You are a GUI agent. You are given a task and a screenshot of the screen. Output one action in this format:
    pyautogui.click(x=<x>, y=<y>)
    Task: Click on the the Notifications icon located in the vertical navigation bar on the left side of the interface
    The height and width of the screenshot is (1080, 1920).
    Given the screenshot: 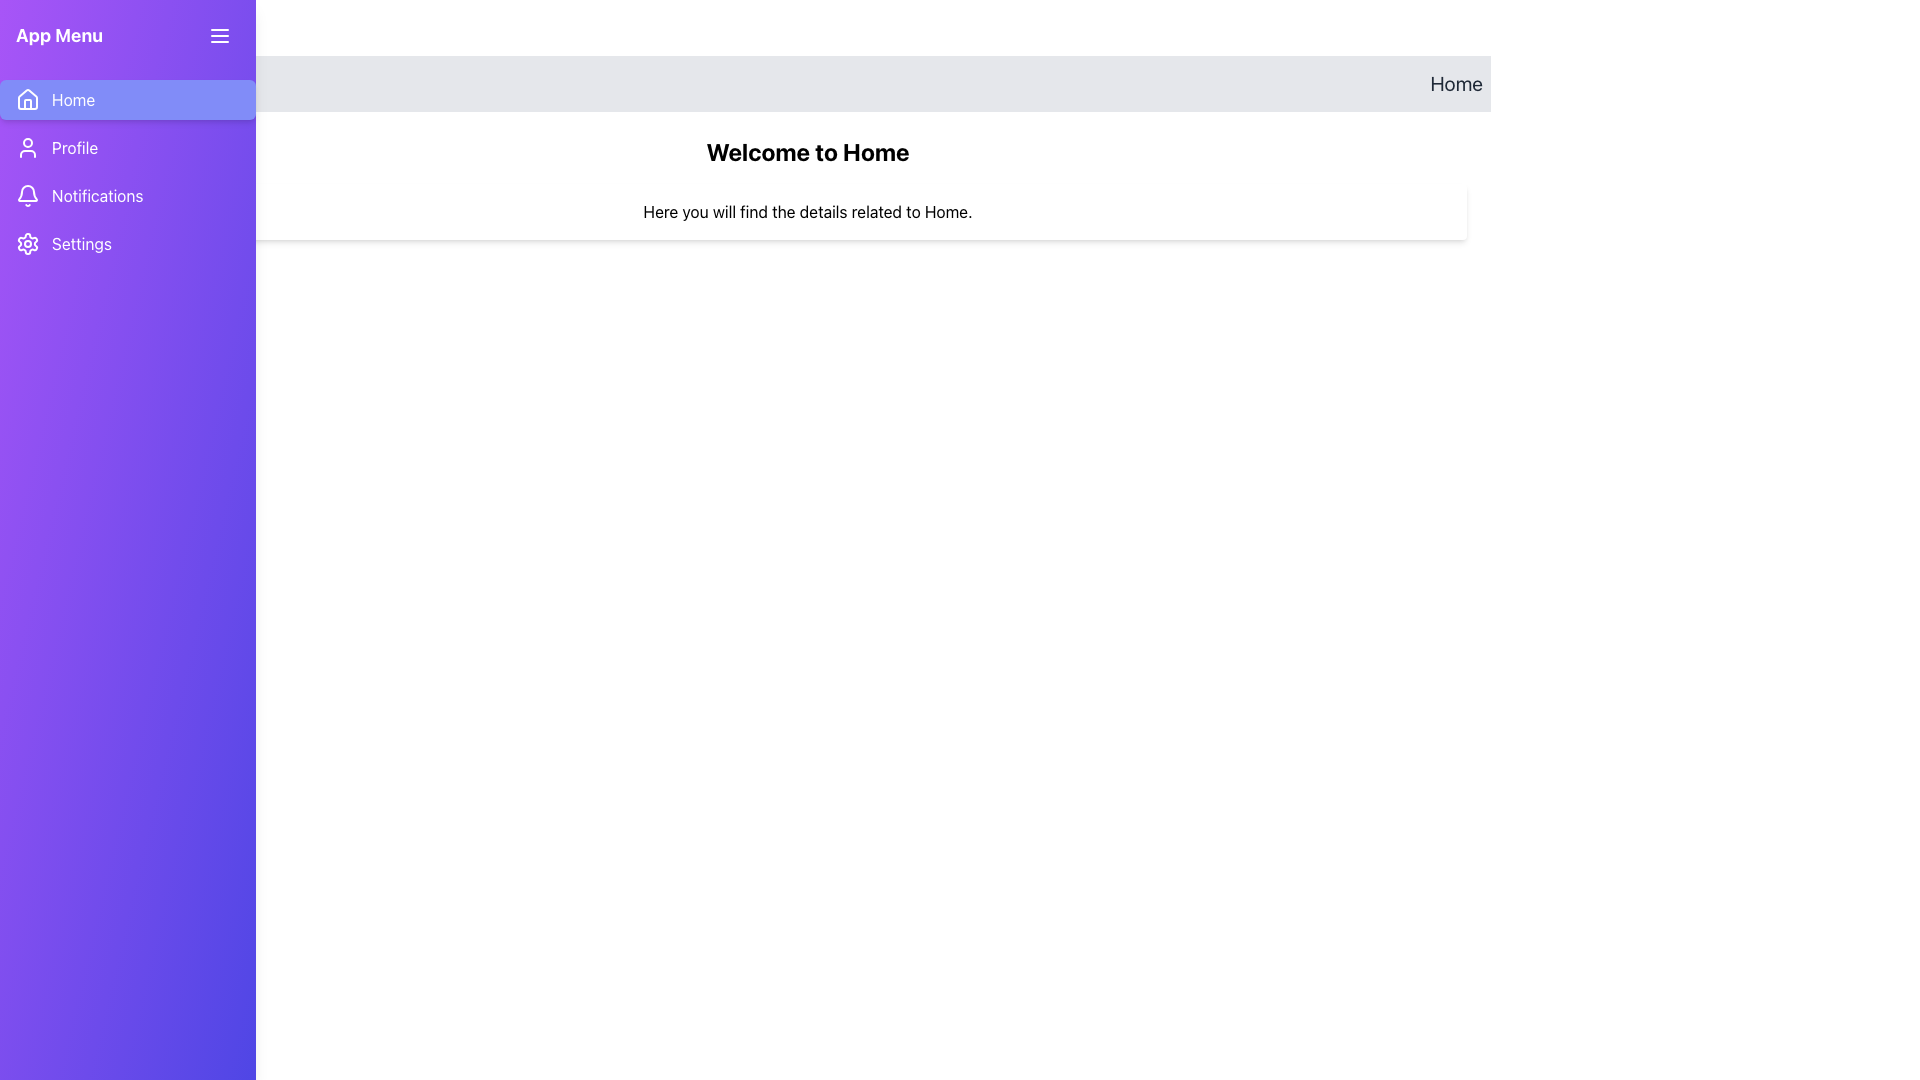 What is the action you would take?
    pyautogui.click(x=28, y=196)
    